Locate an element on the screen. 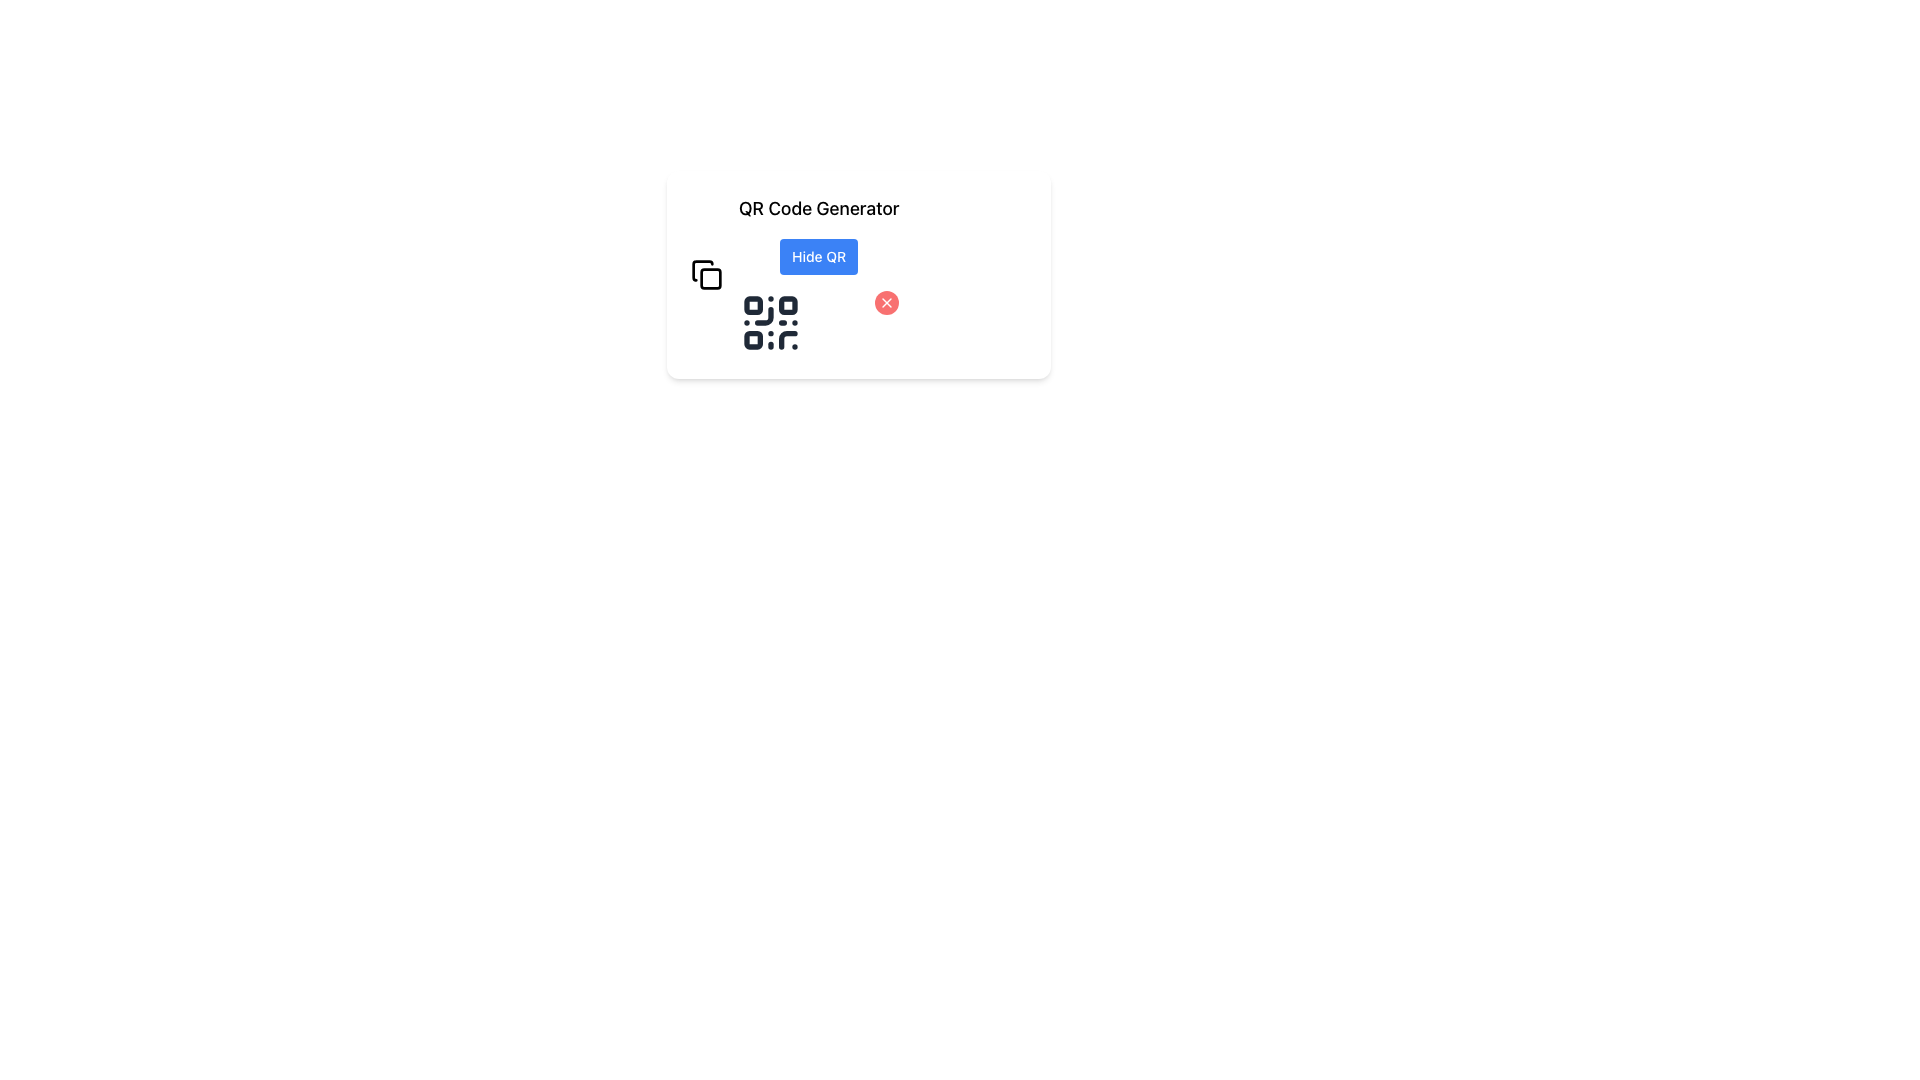  the icon fragment located in the lower-right quadrant of the QR code design, which is part of the SVG graphic is located at coordinates (787, 339).